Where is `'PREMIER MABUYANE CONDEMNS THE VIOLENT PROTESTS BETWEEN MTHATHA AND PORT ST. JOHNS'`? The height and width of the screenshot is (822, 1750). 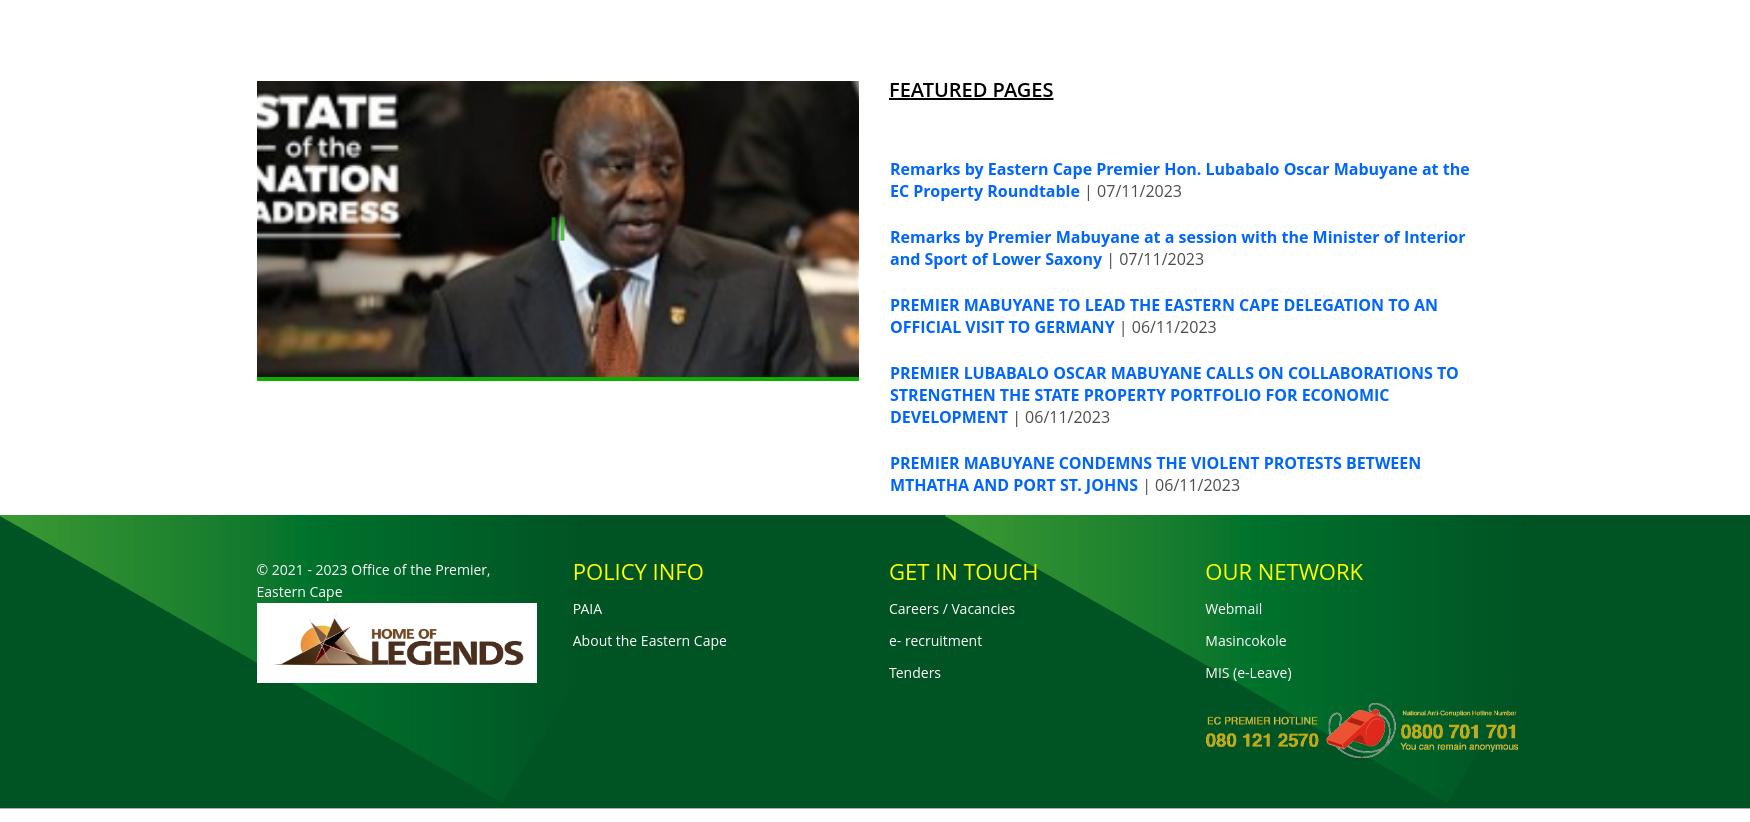 'PREMIER MABUYANE CONDEMNS THE VIOLENT PROTESTS BETWEEN MTHATHA AND PORT ST. JOHNS' is located at coordinates (1154, 472).